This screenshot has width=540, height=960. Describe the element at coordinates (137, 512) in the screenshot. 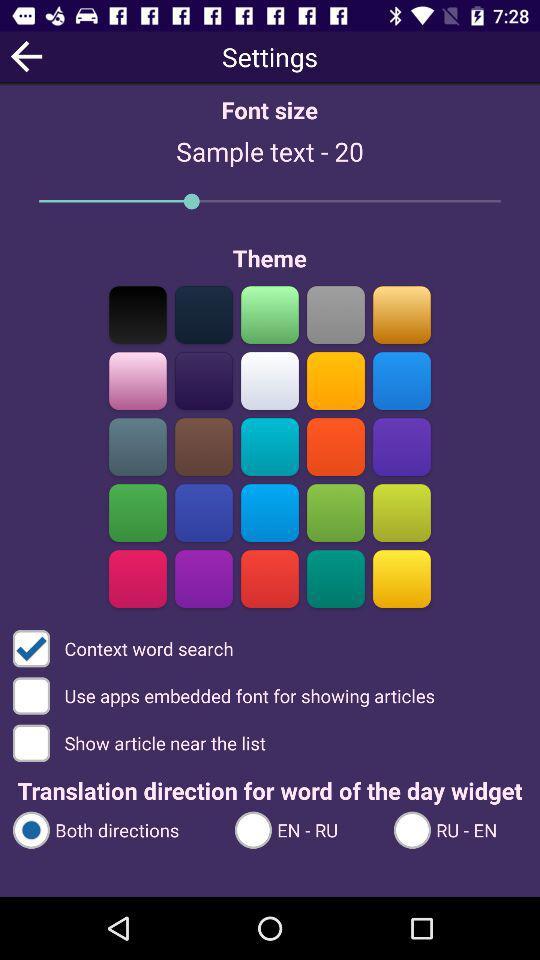

I see `change background color` at that location.